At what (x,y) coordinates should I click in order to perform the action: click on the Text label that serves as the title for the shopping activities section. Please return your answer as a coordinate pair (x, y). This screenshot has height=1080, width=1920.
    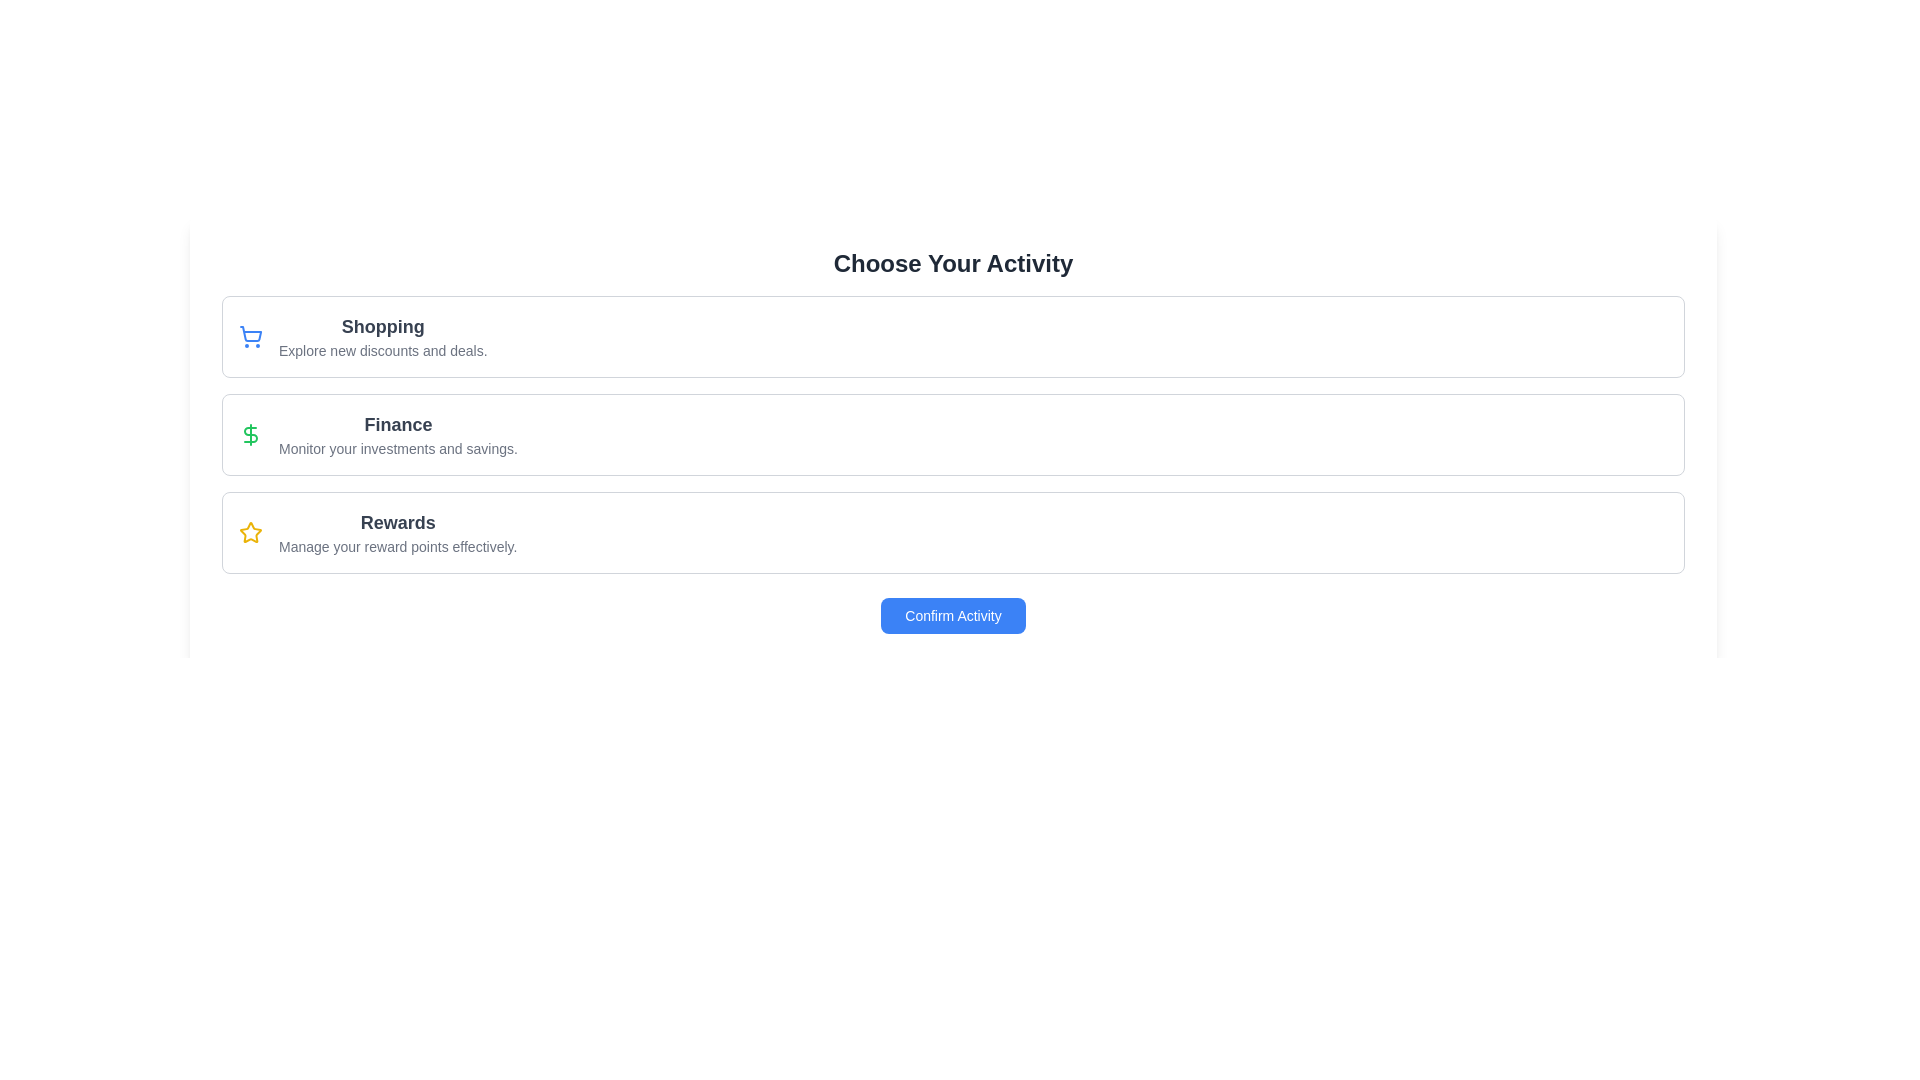
    Looking at the image, I should click on (383, 326).